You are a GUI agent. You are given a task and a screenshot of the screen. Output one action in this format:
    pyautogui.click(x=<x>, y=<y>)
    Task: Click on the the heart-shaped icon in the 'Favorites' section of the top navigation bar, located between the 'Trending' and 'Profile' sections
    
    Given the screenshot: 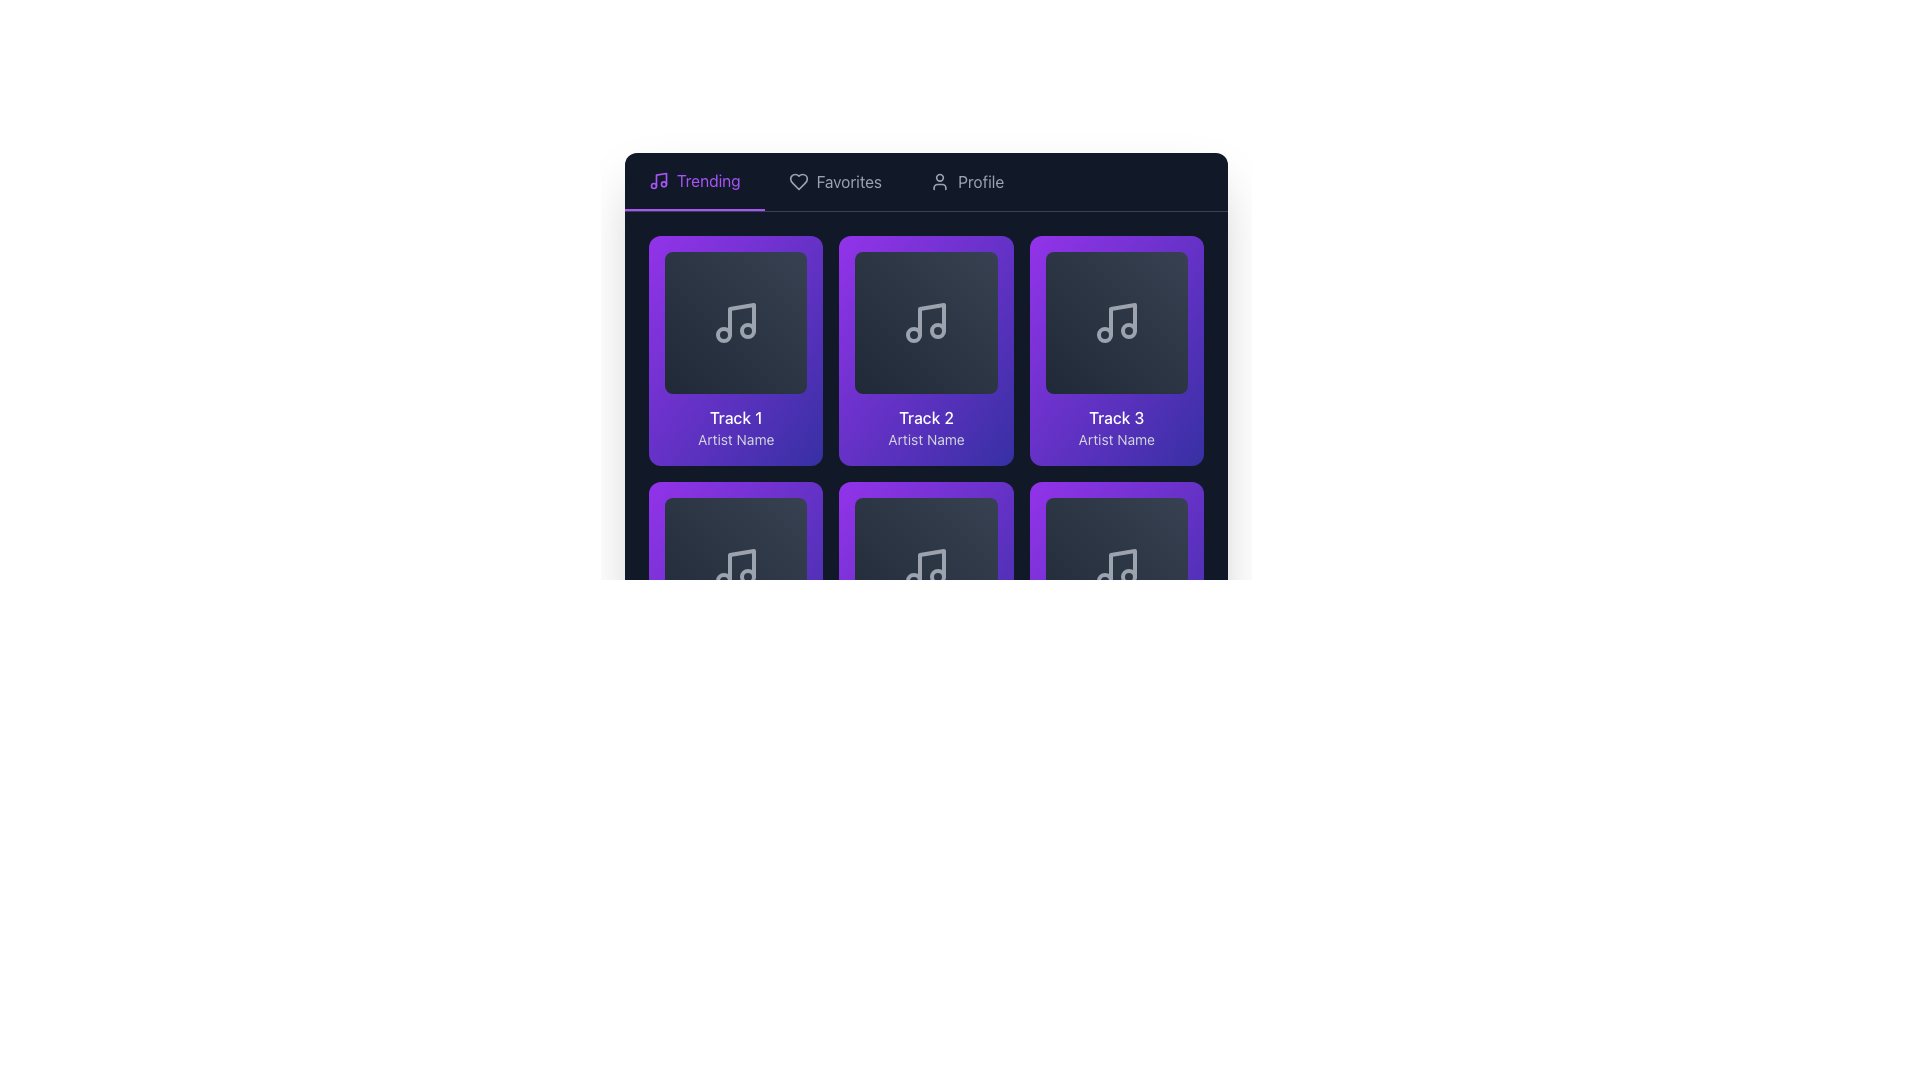 What is the action you would take?
    pyautogui.click(x=797, y=181)
    